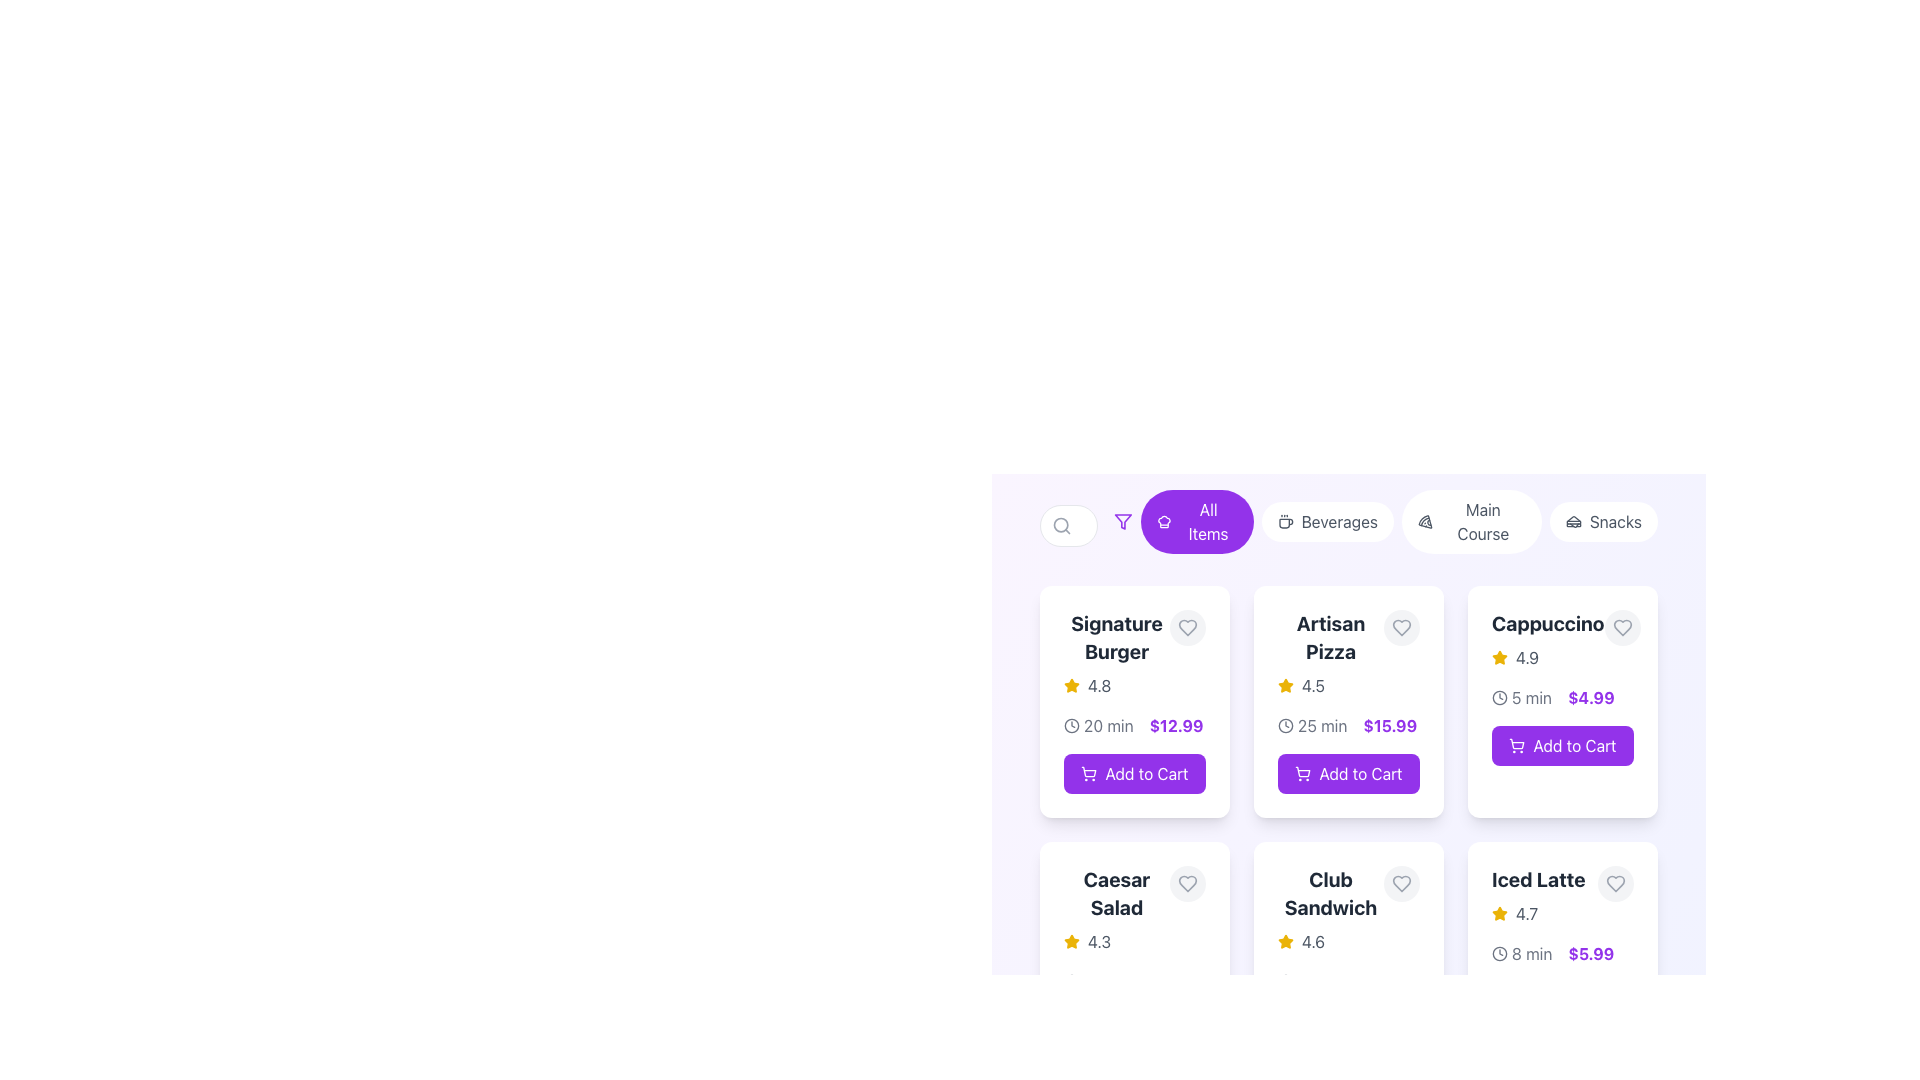  I want to click on the 'Beverages' text label in the navigation bar, so click(1339, 520).